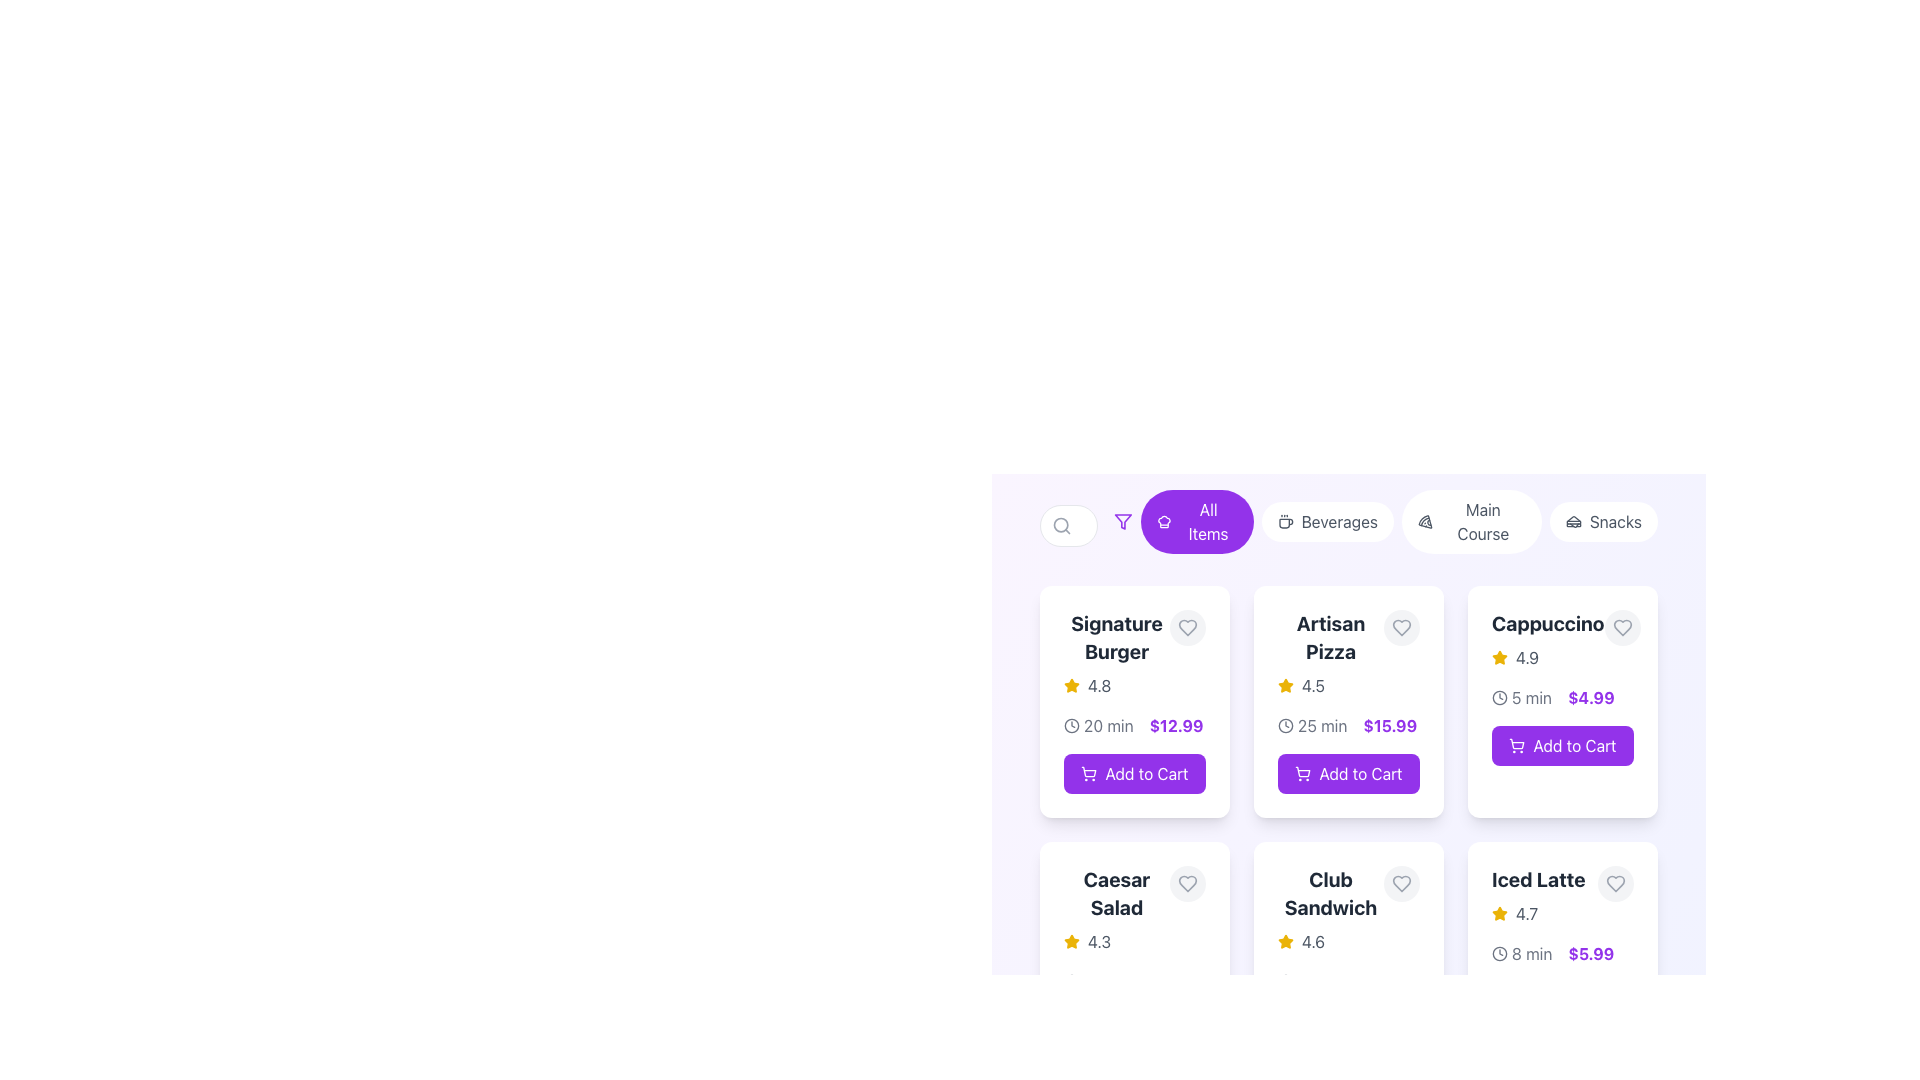  I want to click on the 'Beverages' text label in the navigation bar, so click(1339, 520).